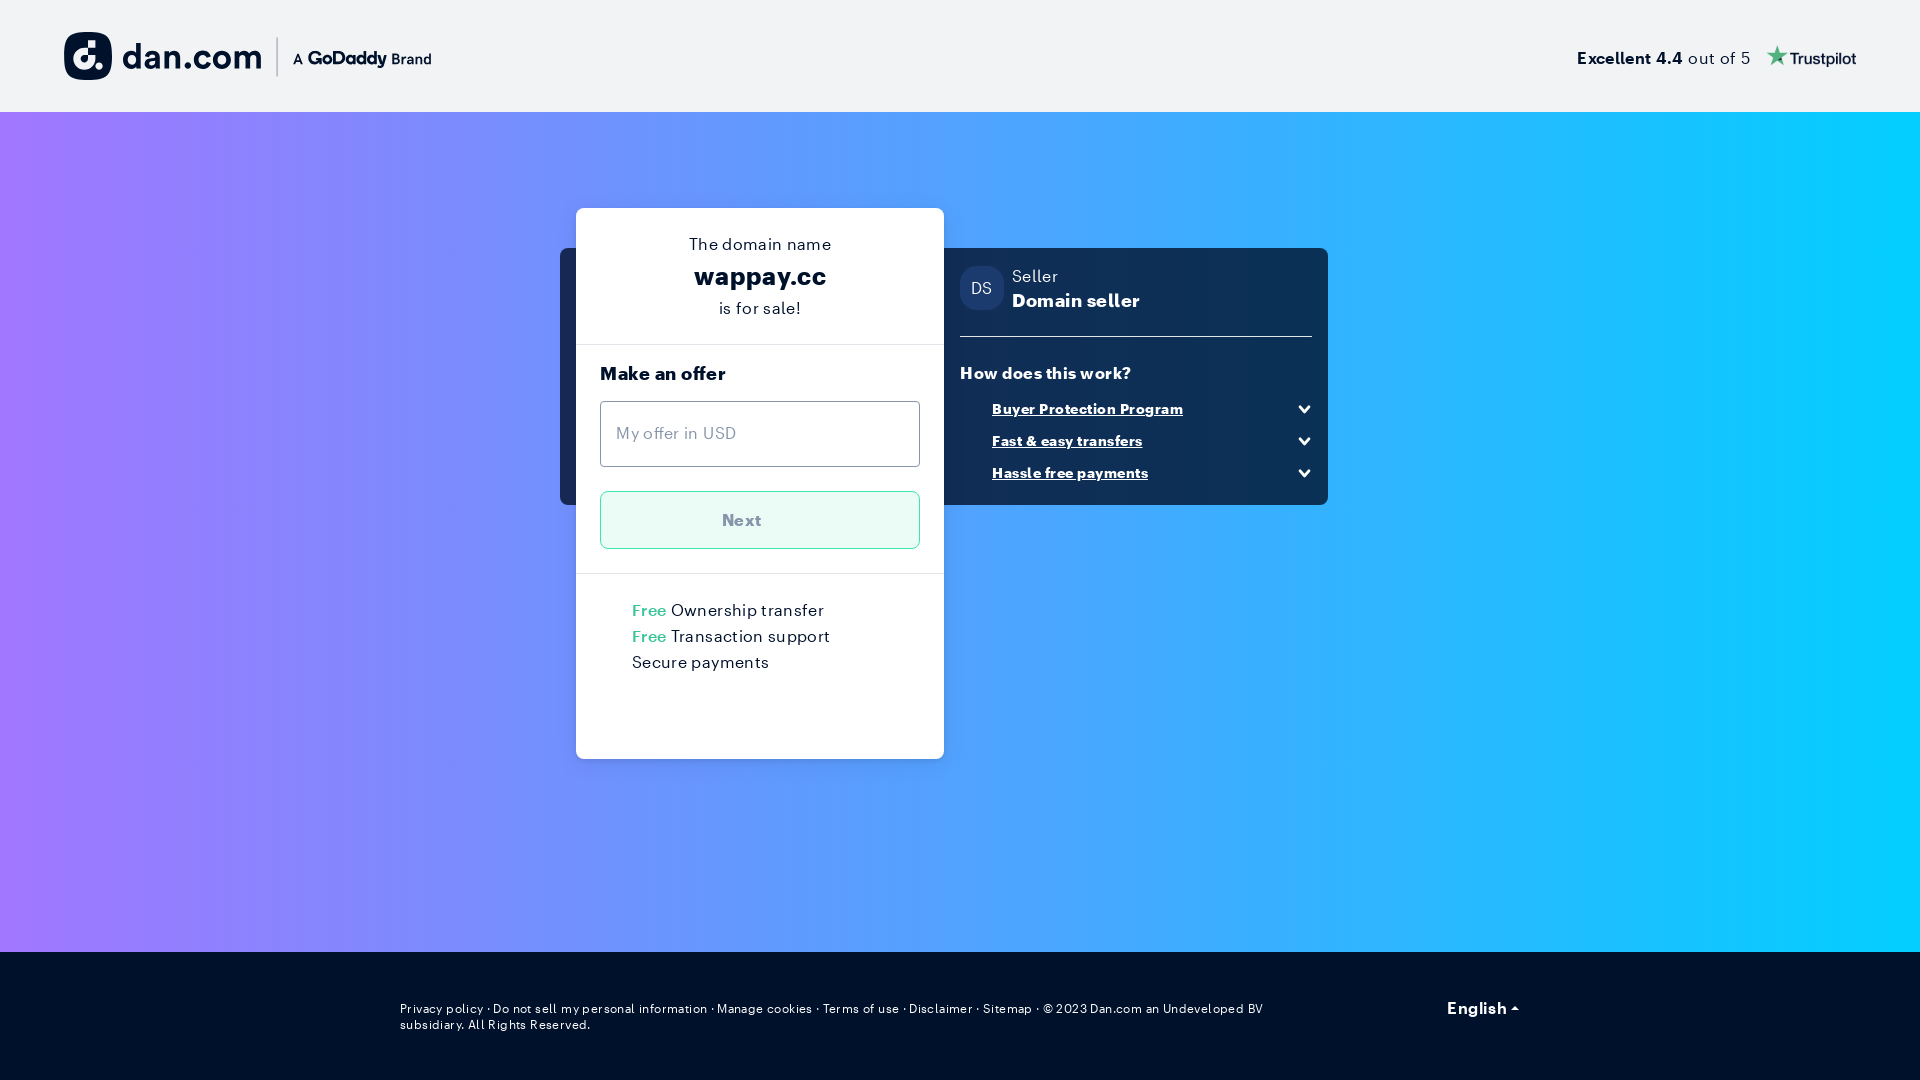 The width and height of the screenshot is (1920, 1080). I want to click on 'Next, so click(758, 519).